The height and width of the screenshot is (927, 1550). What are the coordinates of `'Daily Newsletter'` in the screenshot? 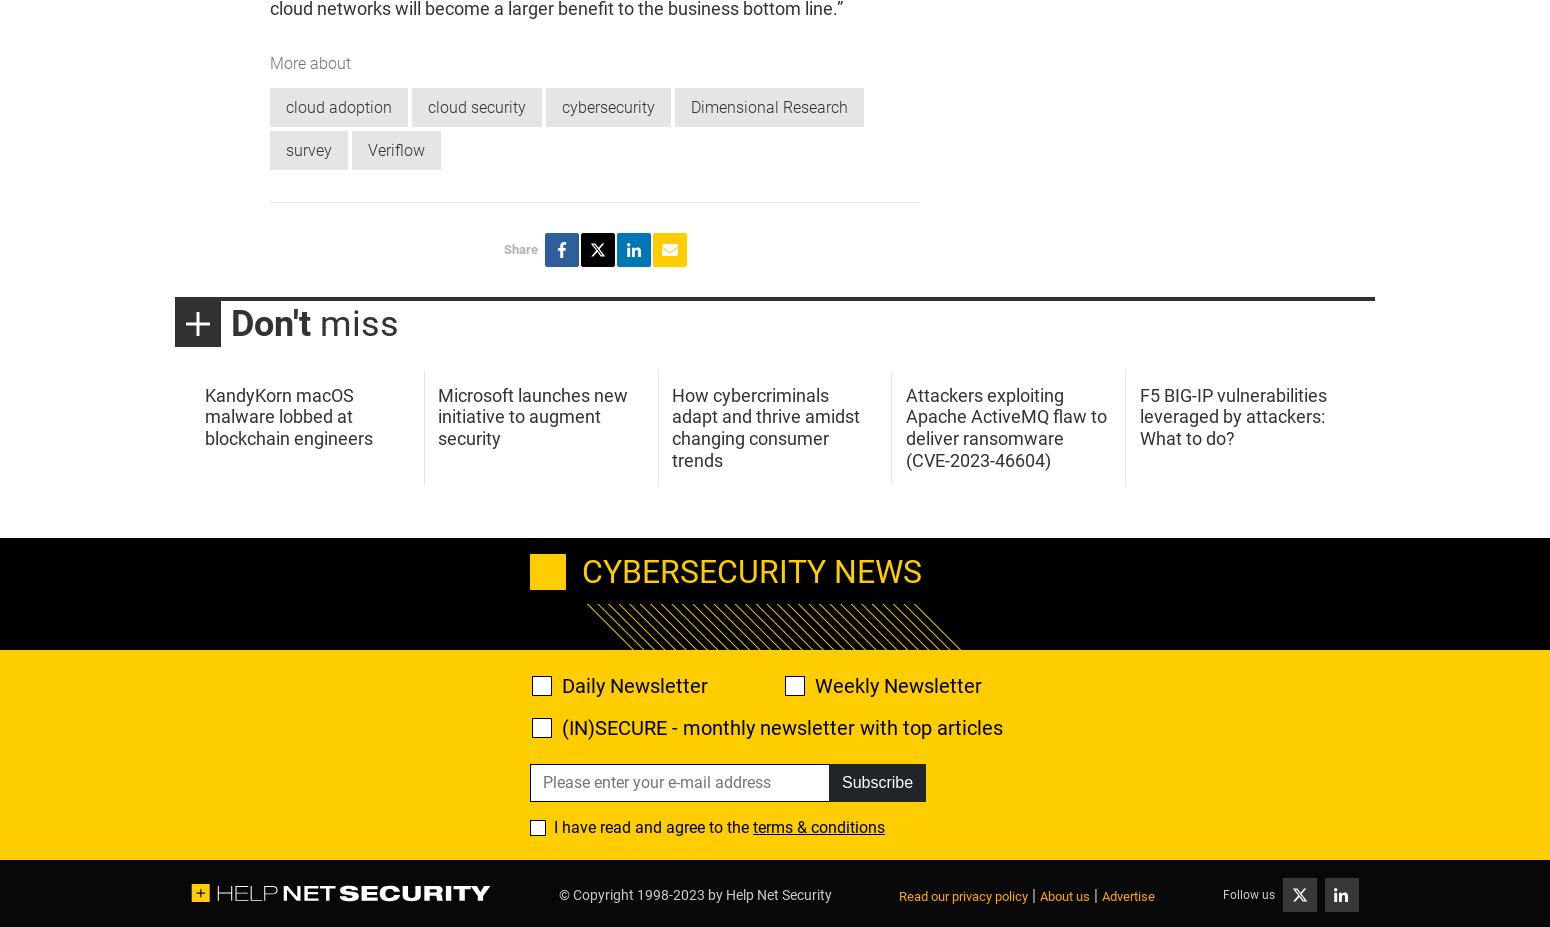 It's located at (634, 684).